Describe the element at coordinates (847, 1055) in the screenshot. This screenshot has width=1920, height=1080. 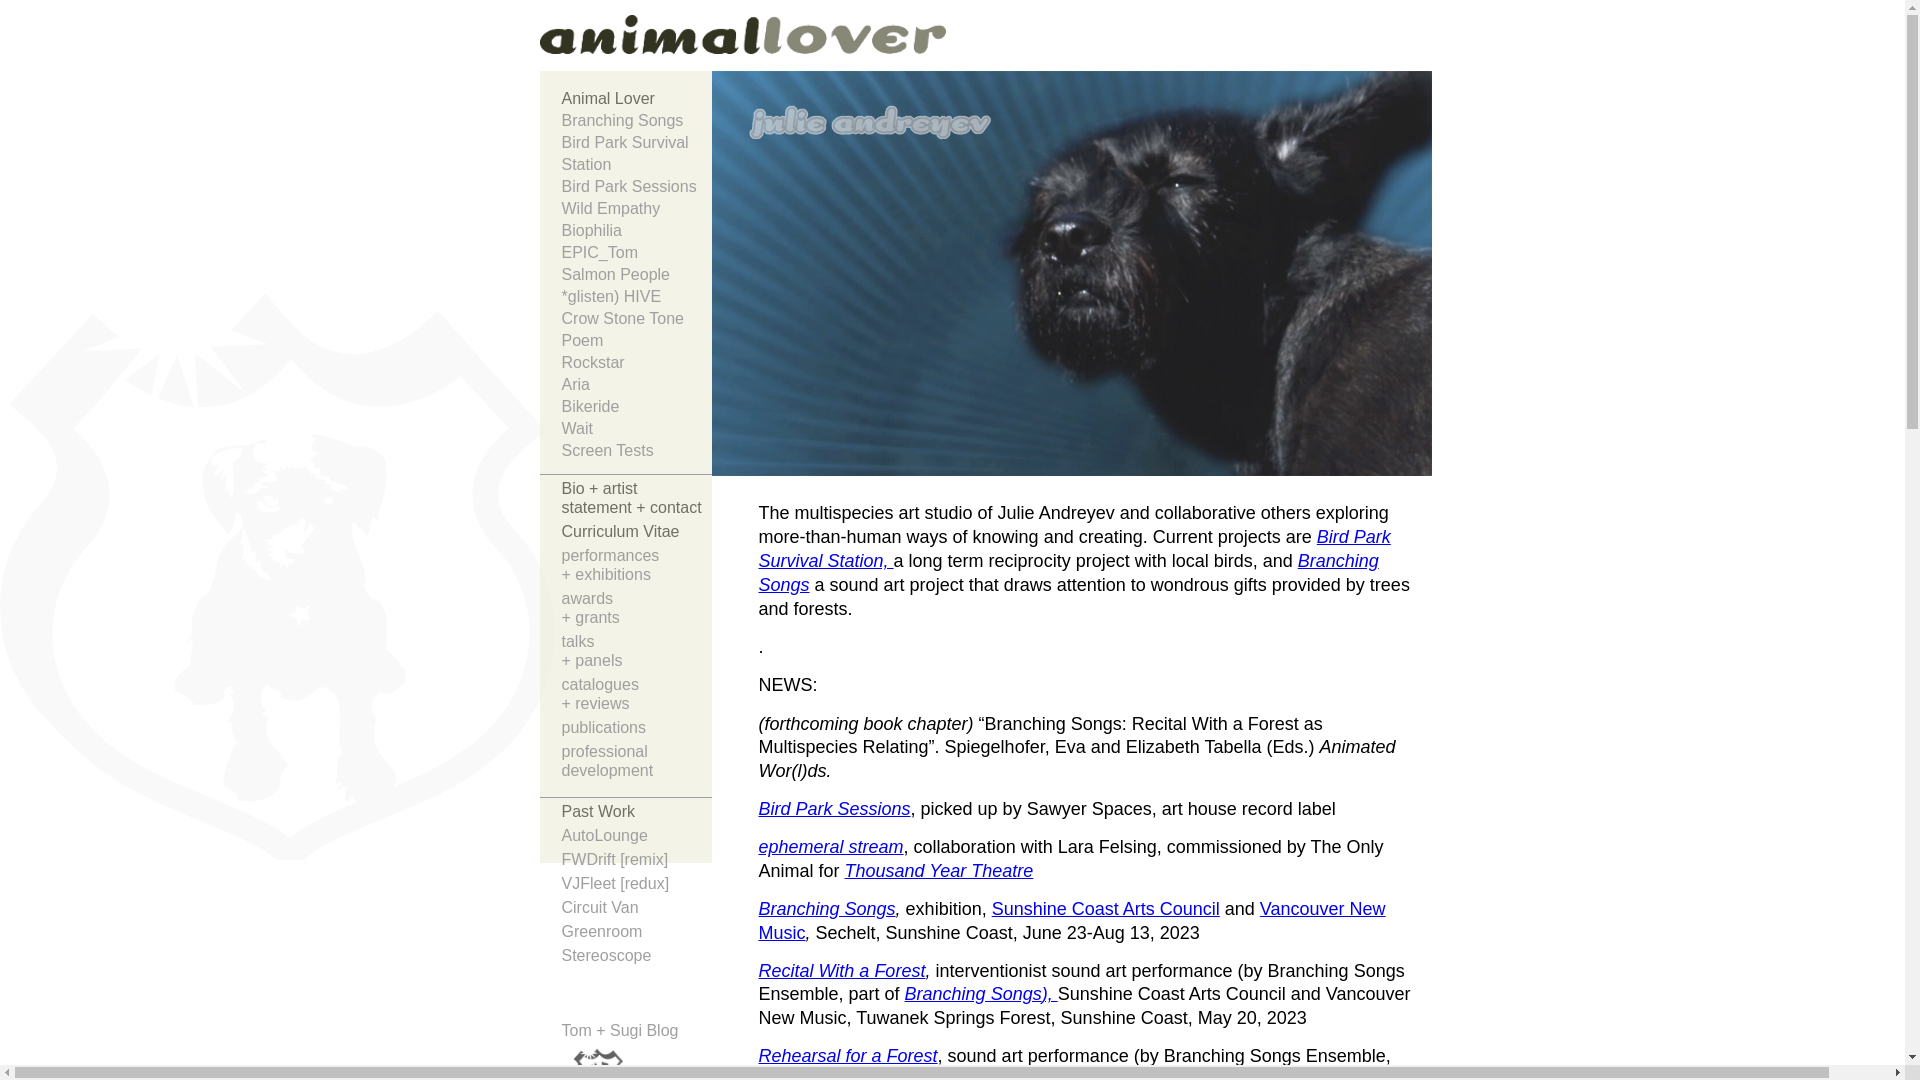
I see `'Rehearsal for a Forest'` at that location.